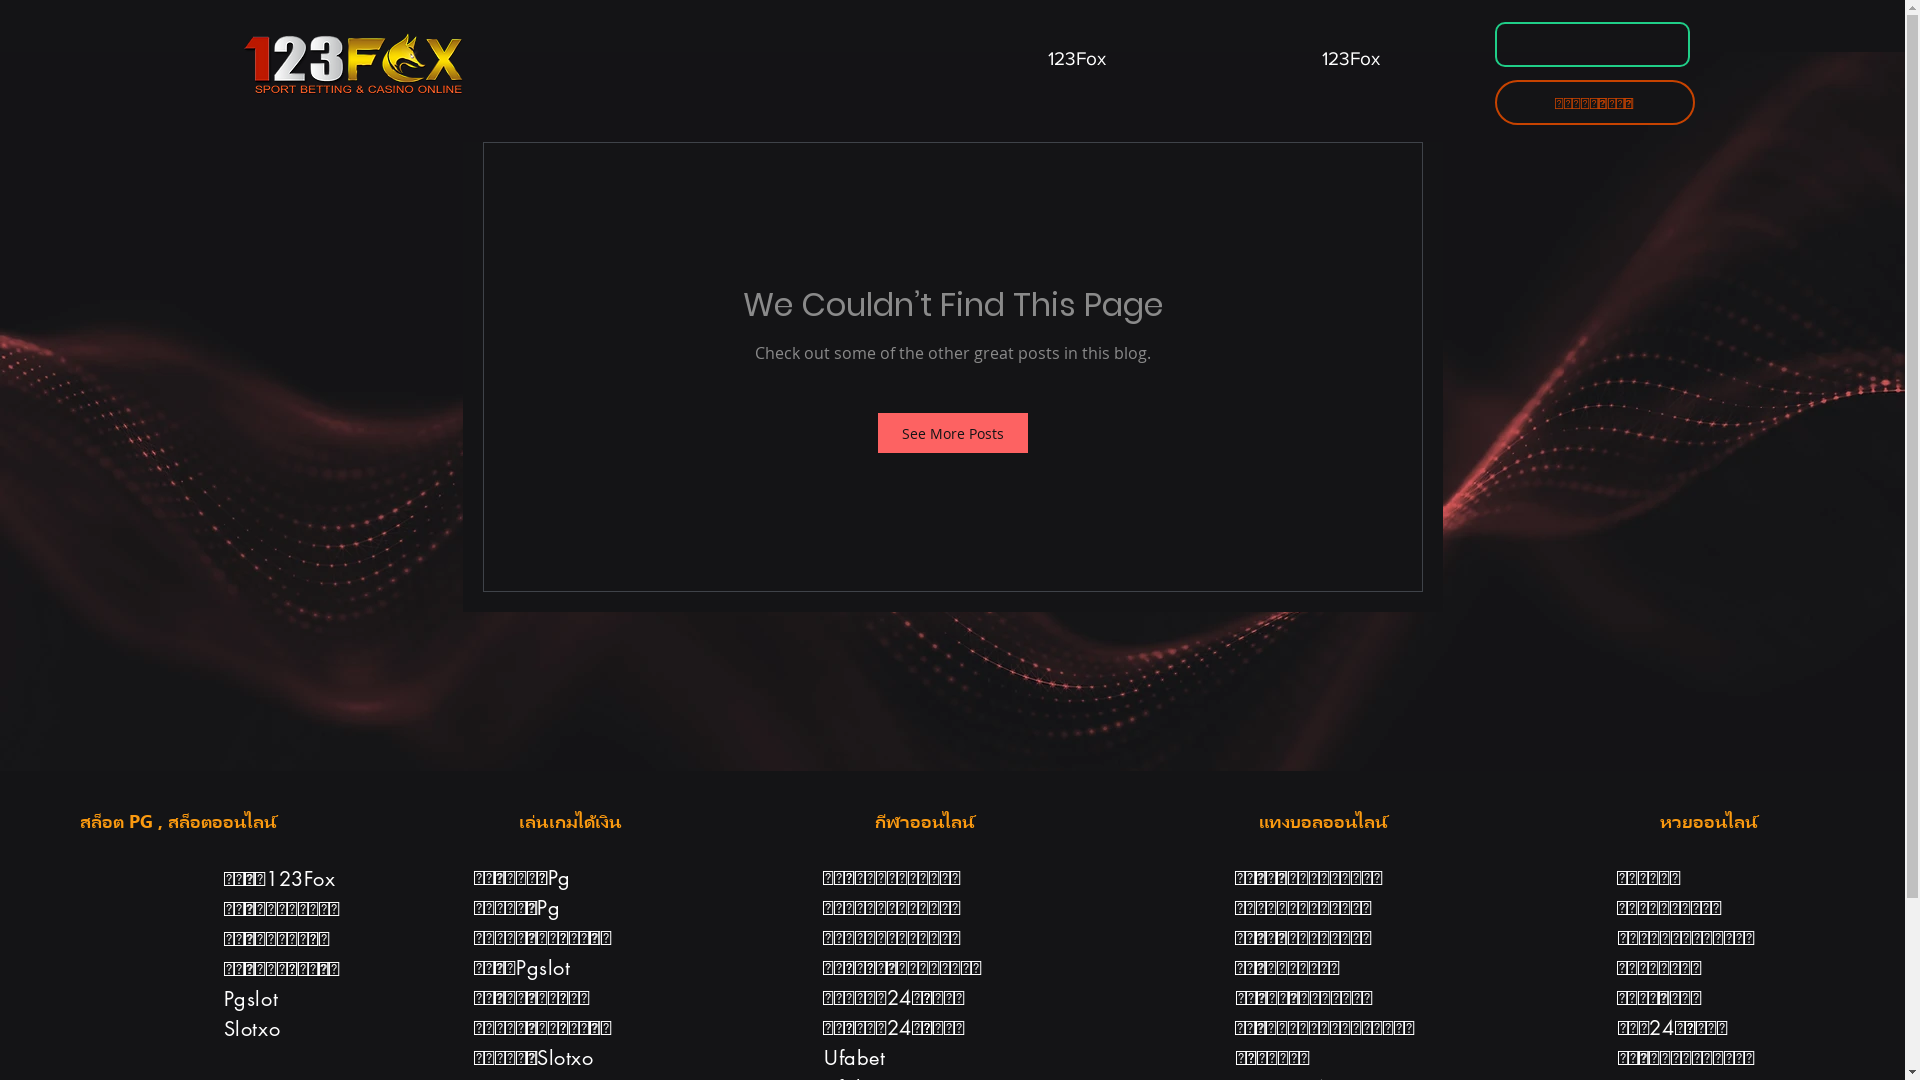  I want to click on 'Ufabet', so click(854, 1056).